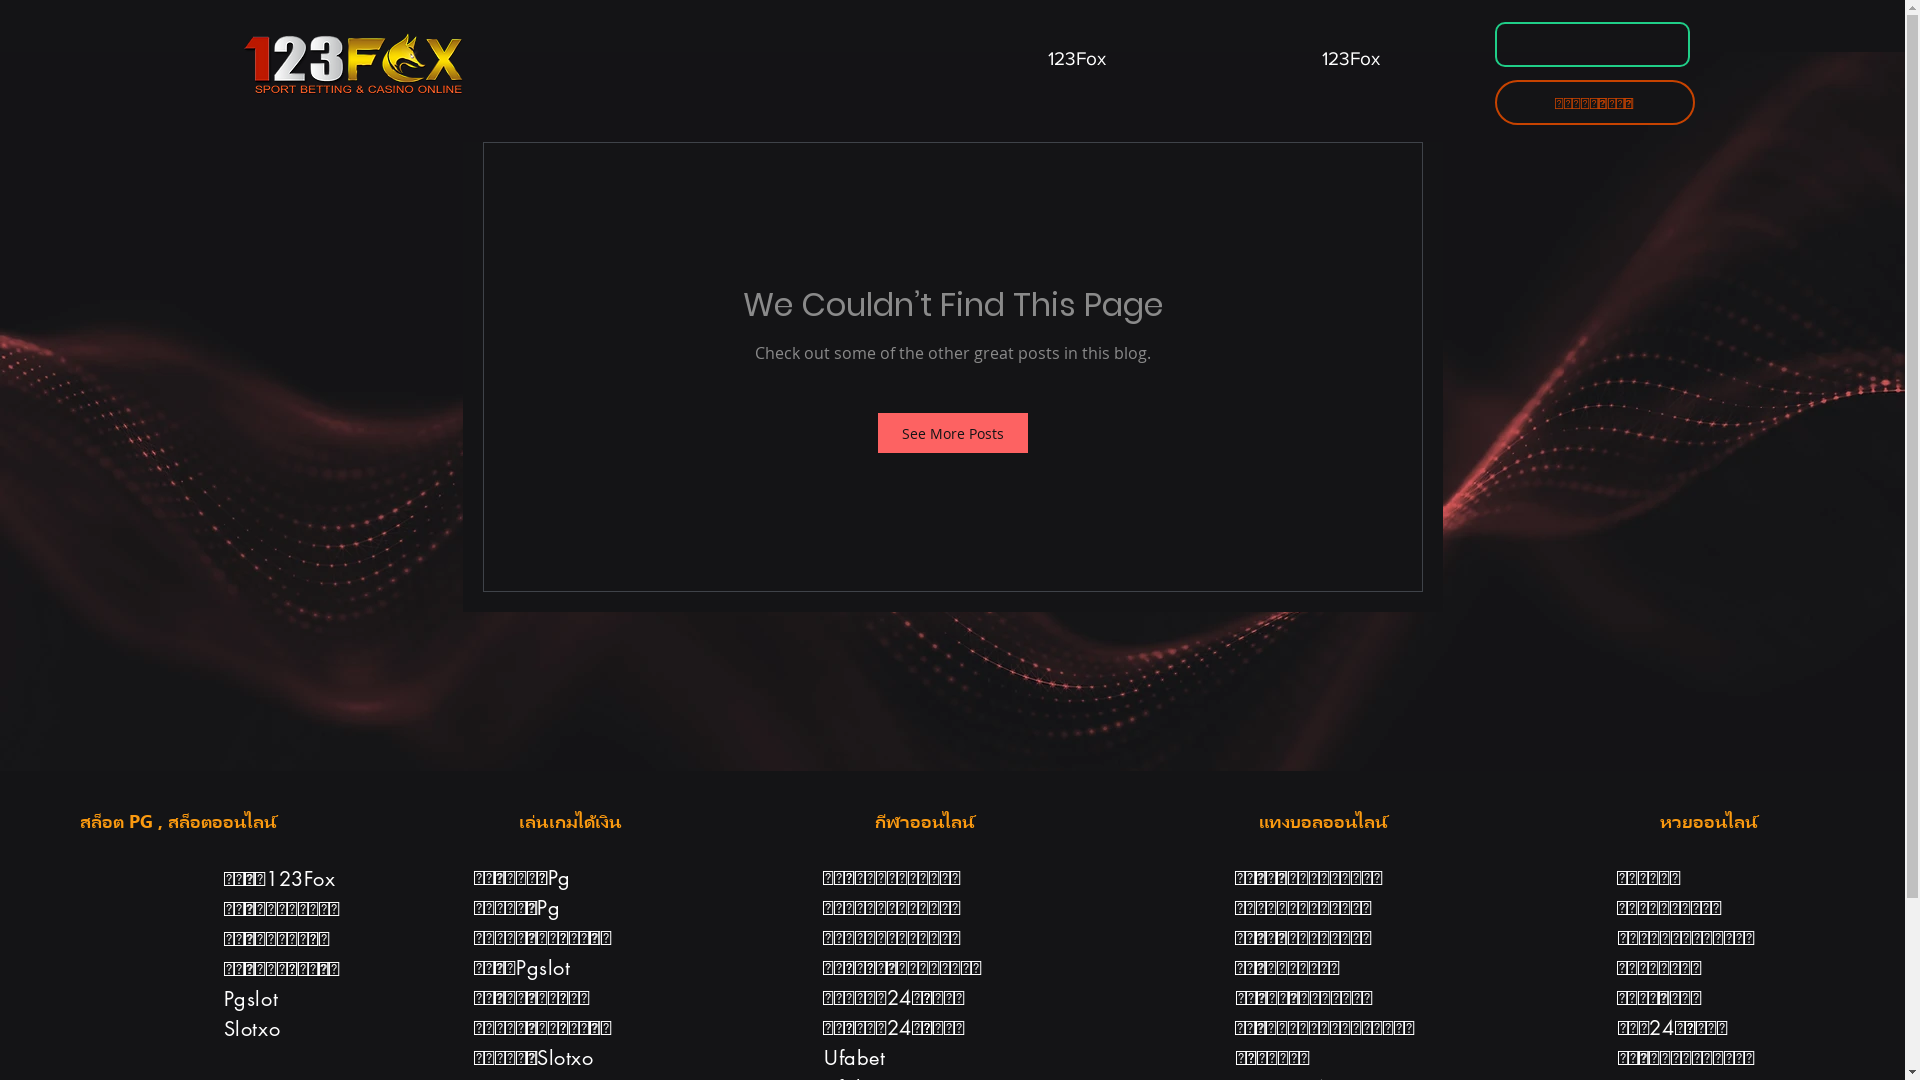  I want to click on 'Ufabet', so click(854, 1056).